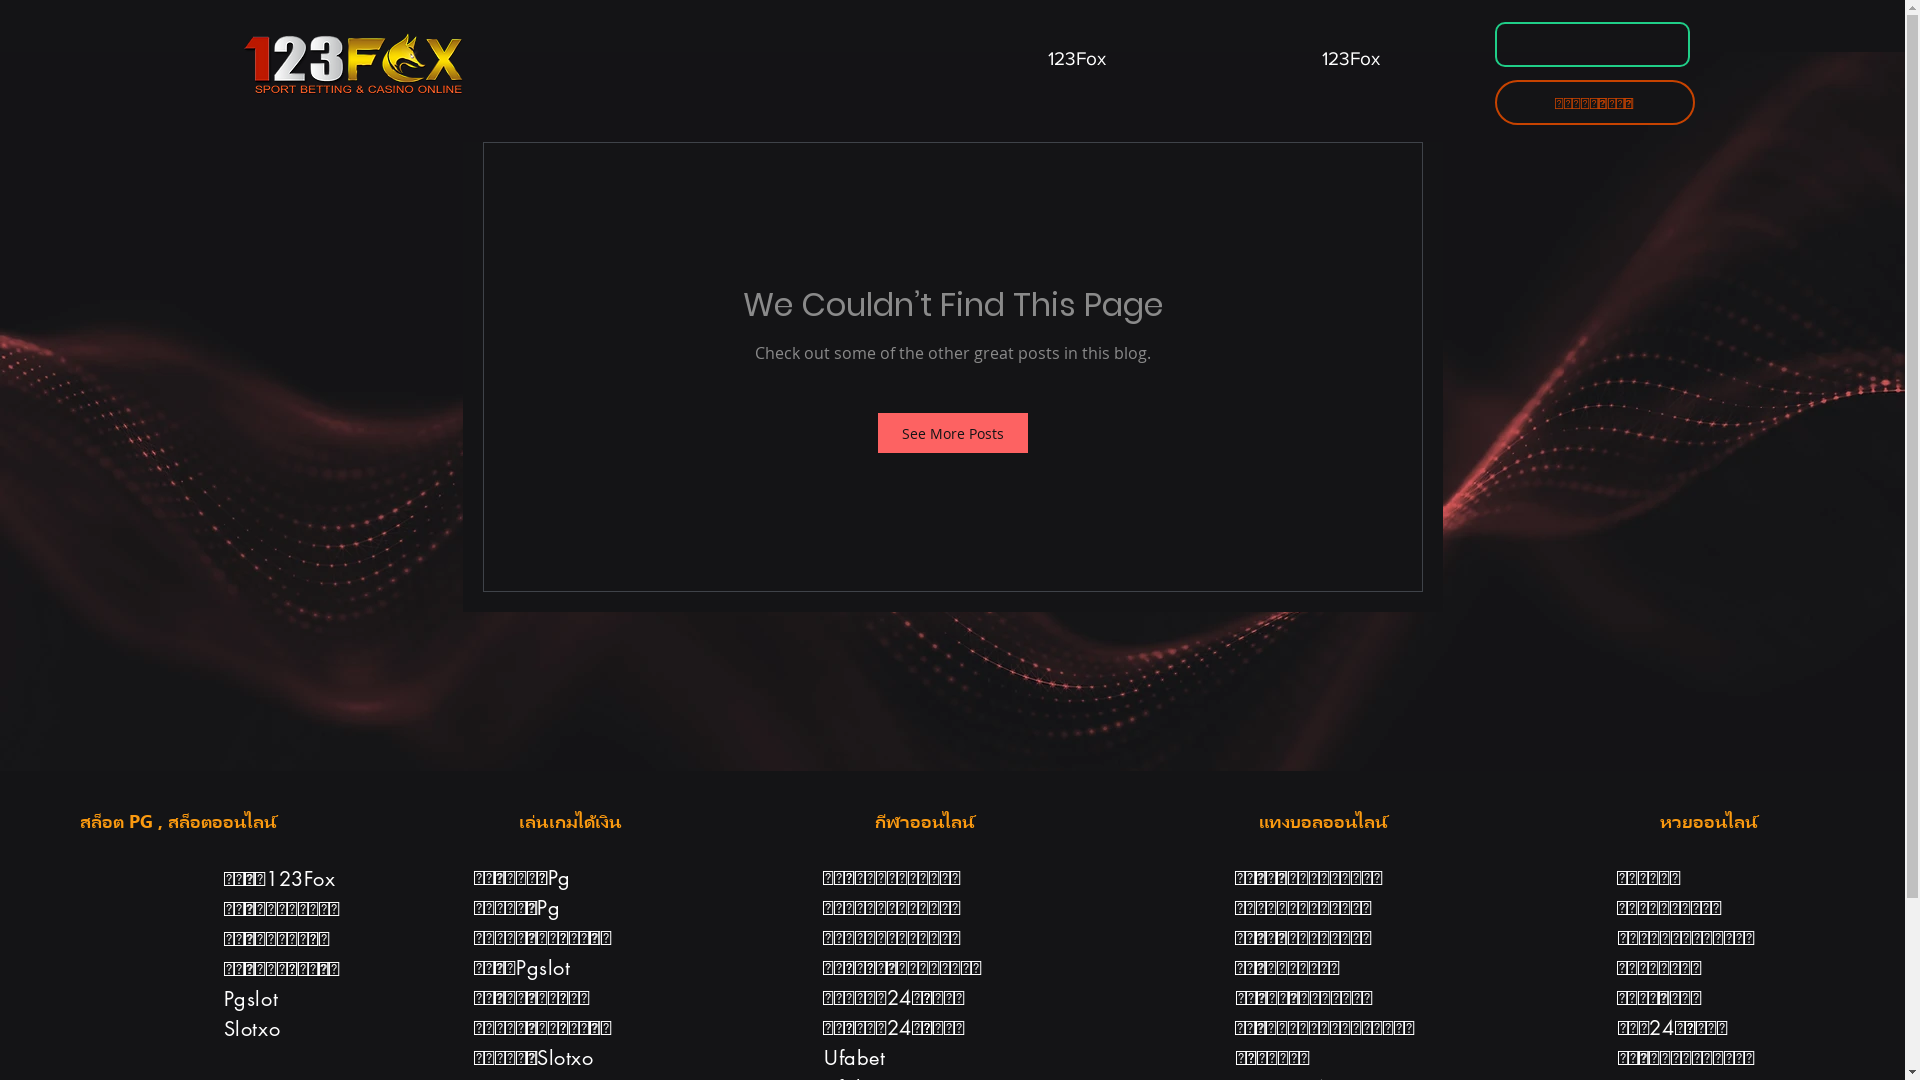  I want to click on 'Ufabet', so click(854, 1056).